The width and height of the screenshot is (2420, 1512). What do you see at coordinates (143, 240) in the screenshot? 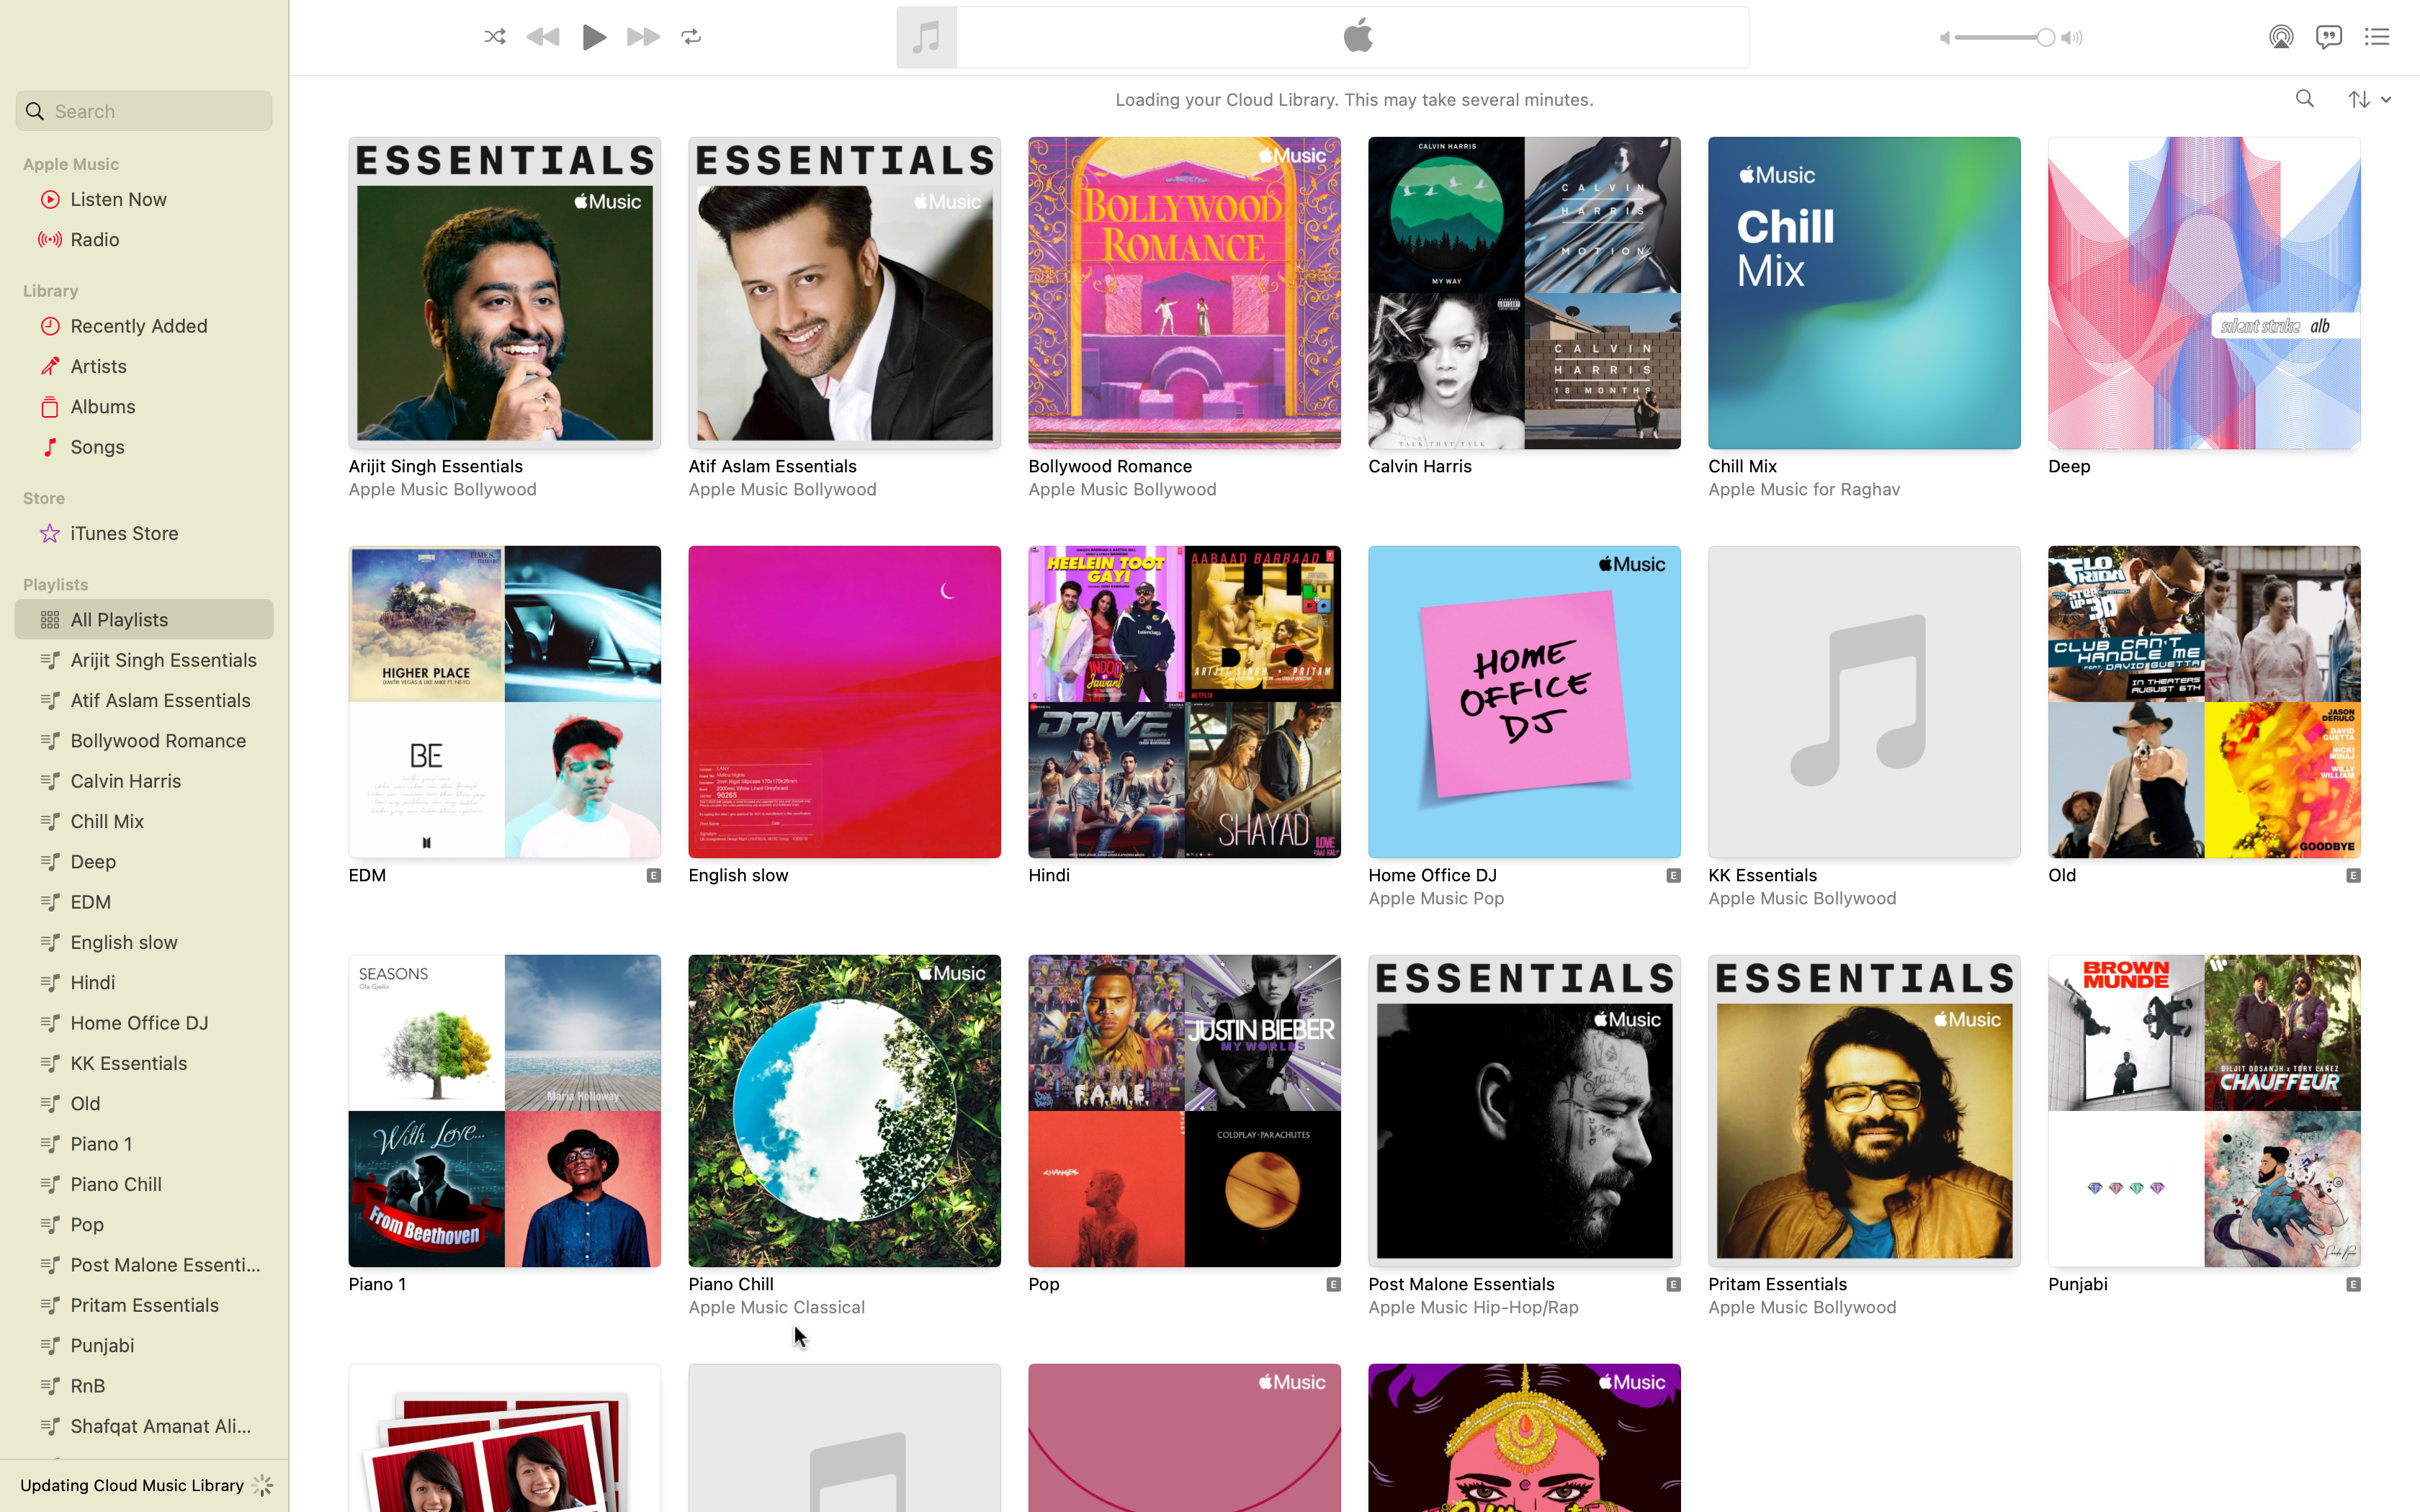
I see `Play music on the radio` at bounding box center [143, 240].